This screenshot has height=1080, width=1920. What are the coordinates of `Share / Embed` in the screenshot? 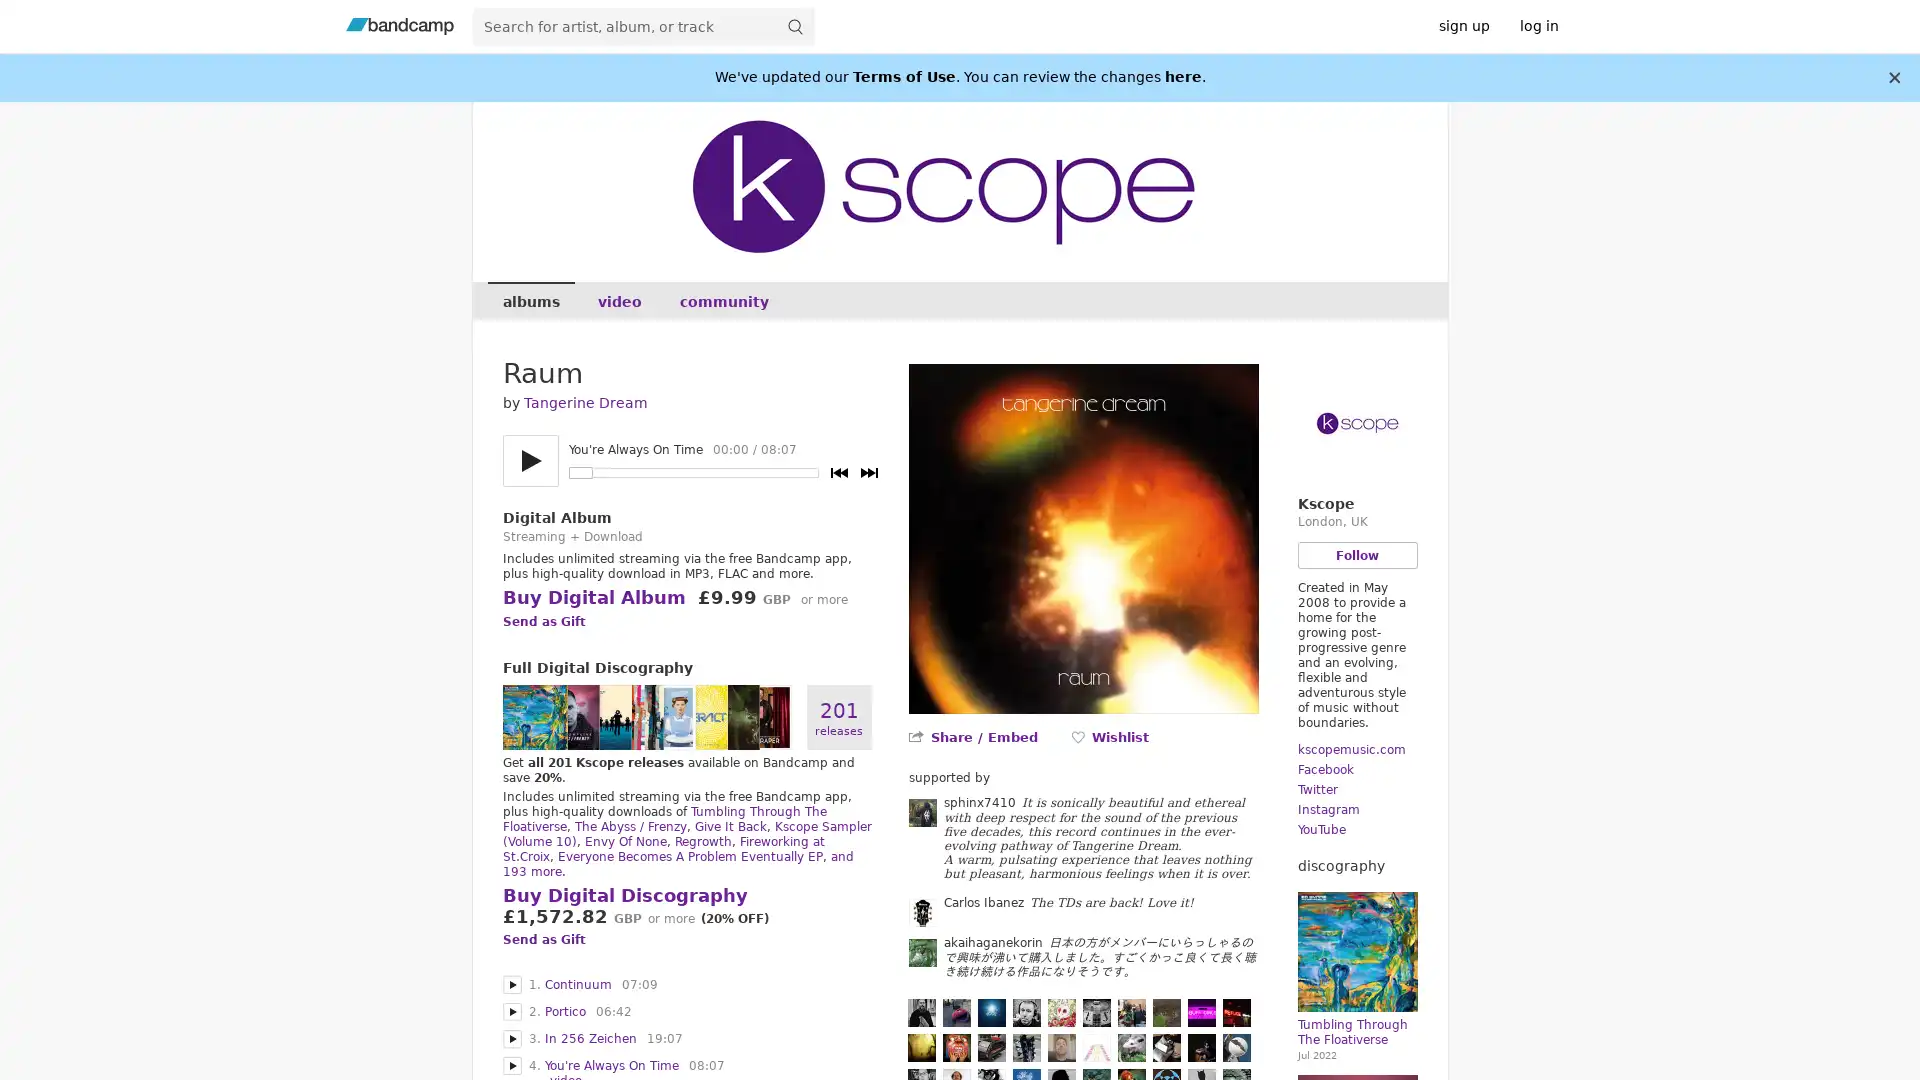 It's located at (983, 737).